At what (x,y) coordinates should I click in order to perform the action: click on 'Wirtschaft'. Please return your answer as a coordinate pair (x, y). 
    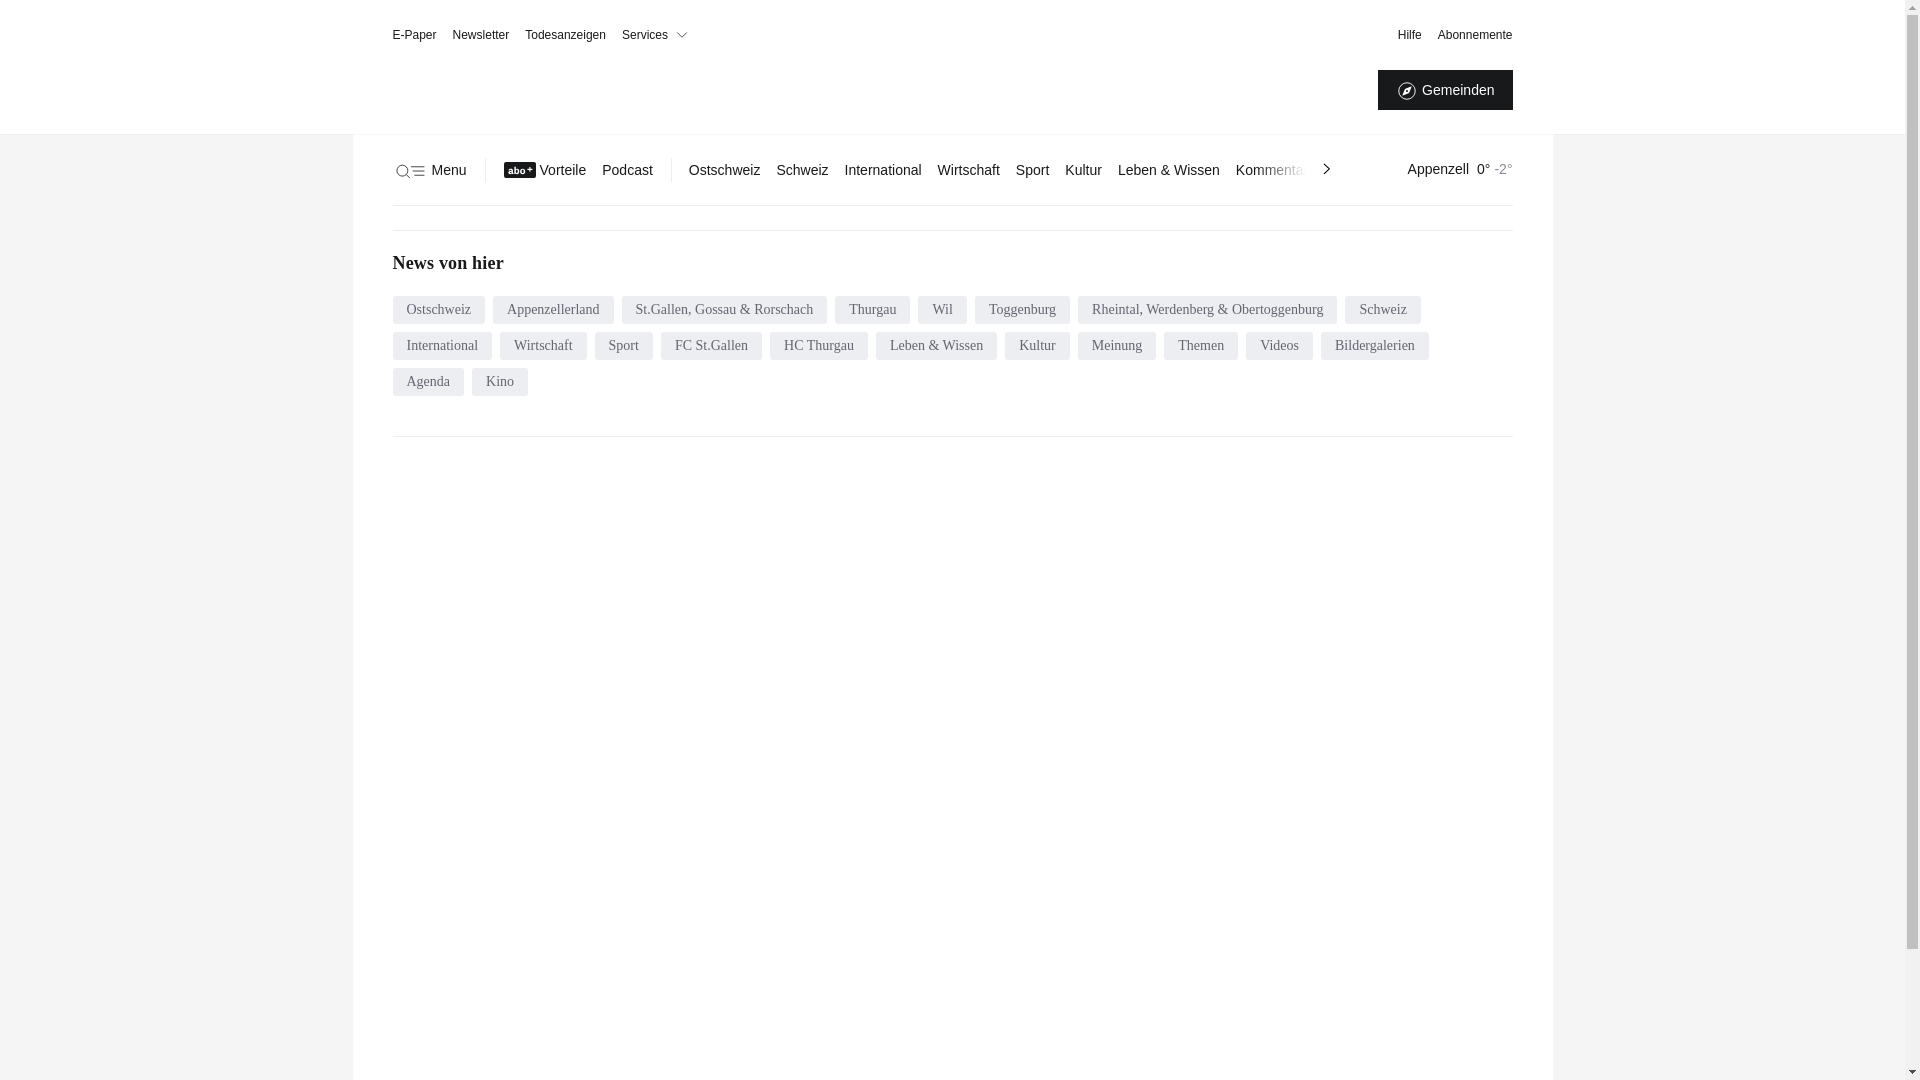
    Looking at the image, I should click on (499, 345).